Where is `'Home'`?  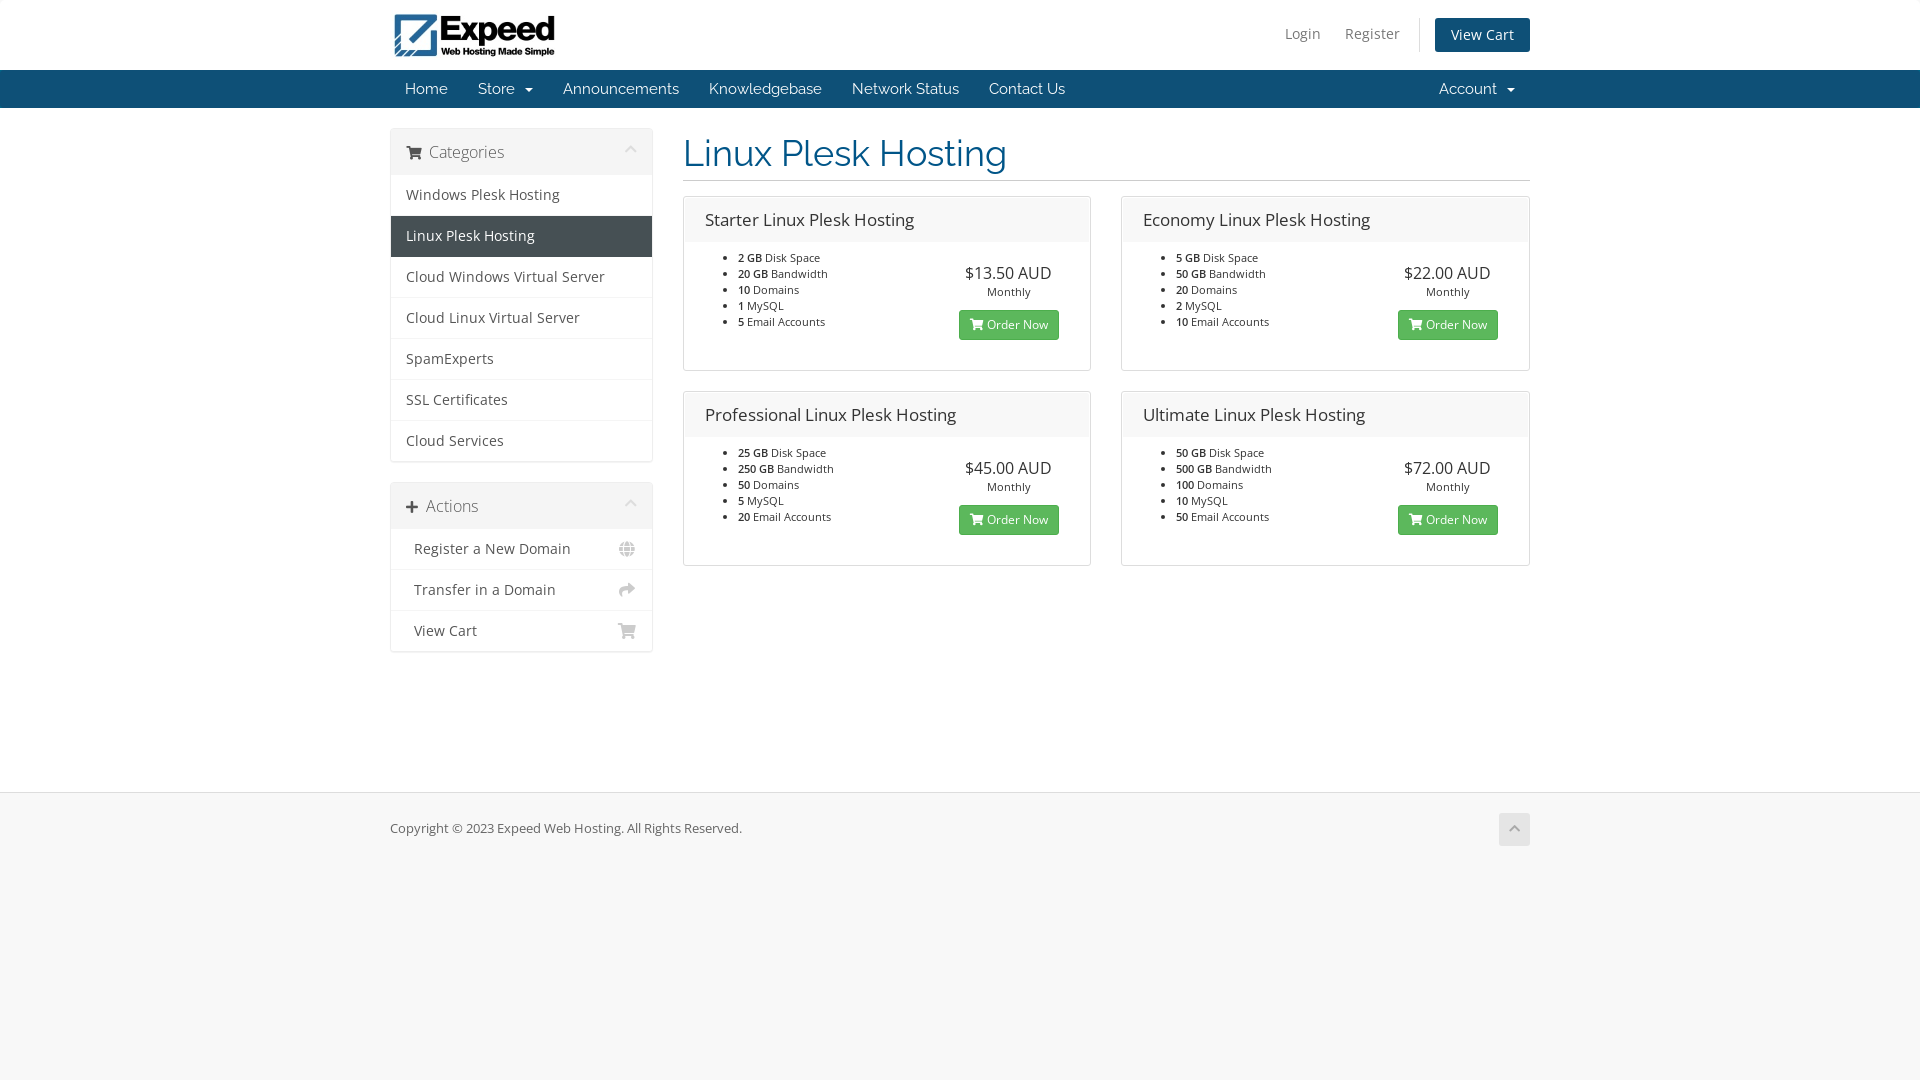 'Home' is located at coordinates (389, 87).